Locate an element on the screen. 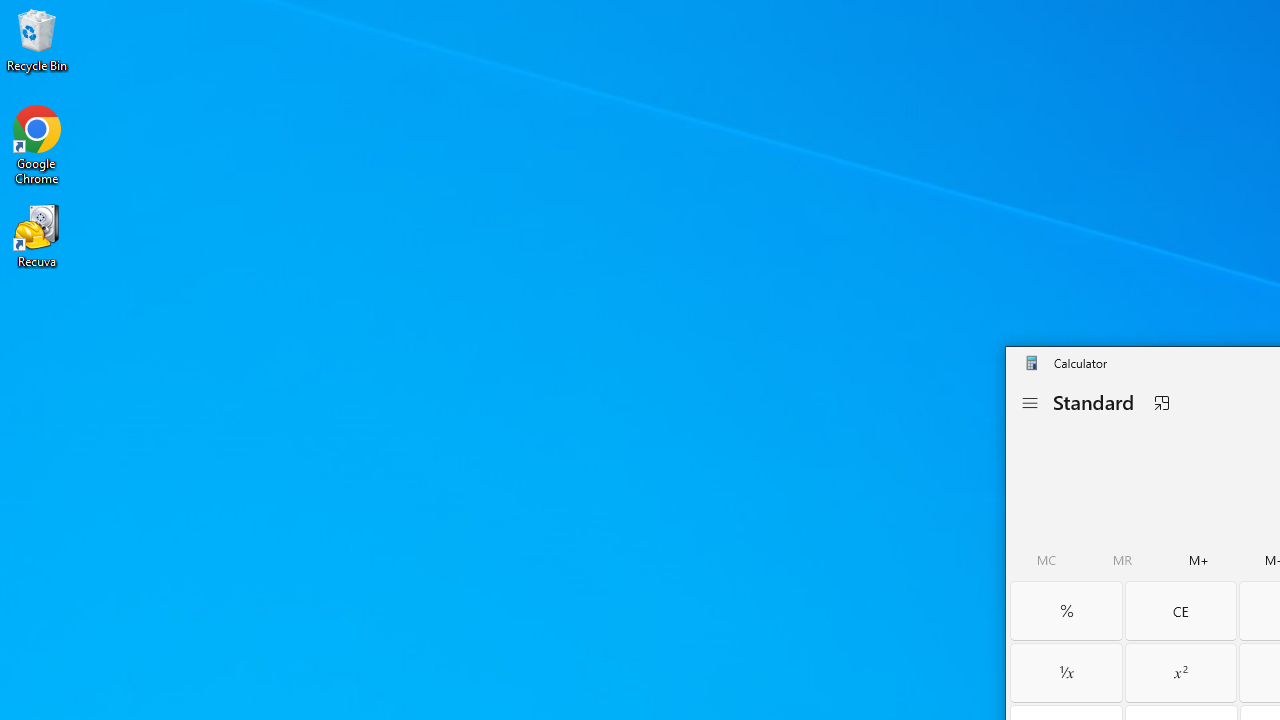  'Clear all memory' is located at coordinates (1046, 560).